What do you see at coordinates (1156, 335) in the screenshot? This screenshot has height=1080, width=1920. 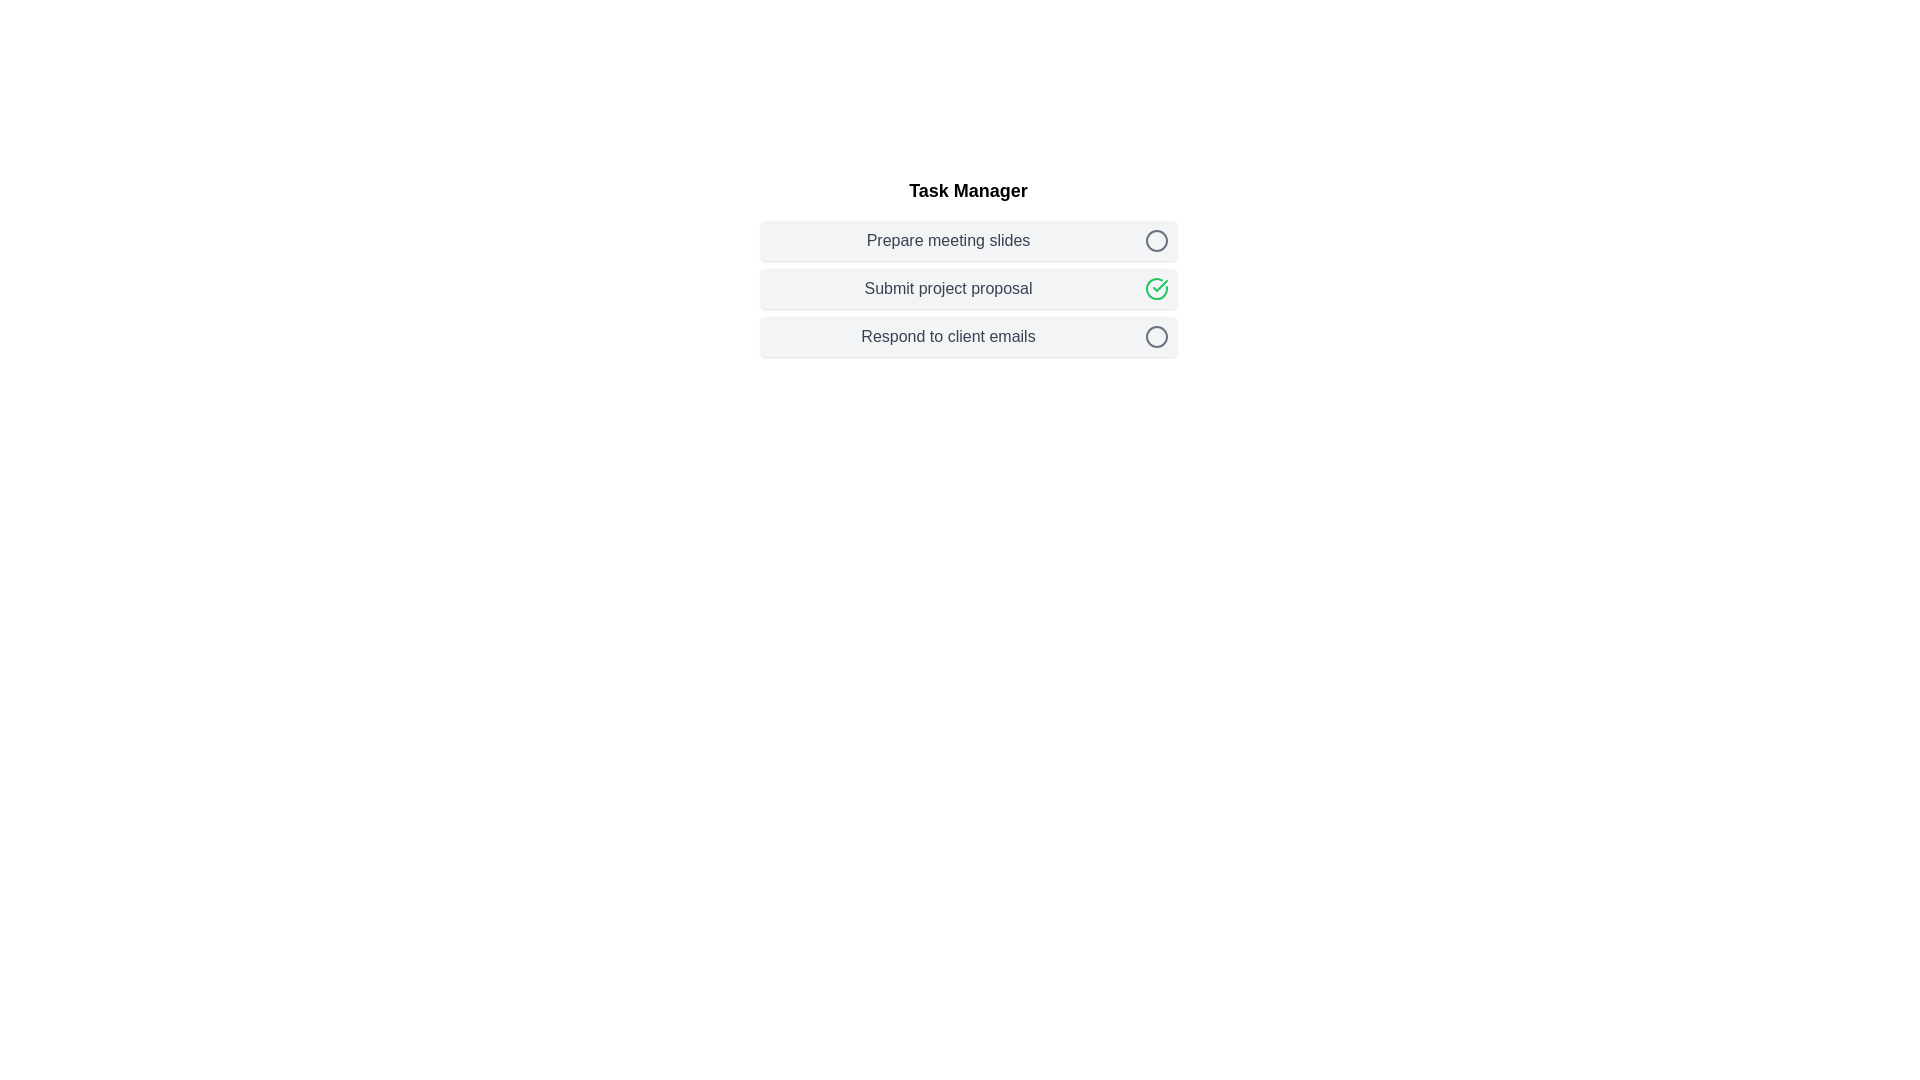 I see `the circular icon button located in the third task row under 'Task Manager', positioned to the far-right of the row labeled 'Respond to client emails'` at bounding box center [1156, 335].